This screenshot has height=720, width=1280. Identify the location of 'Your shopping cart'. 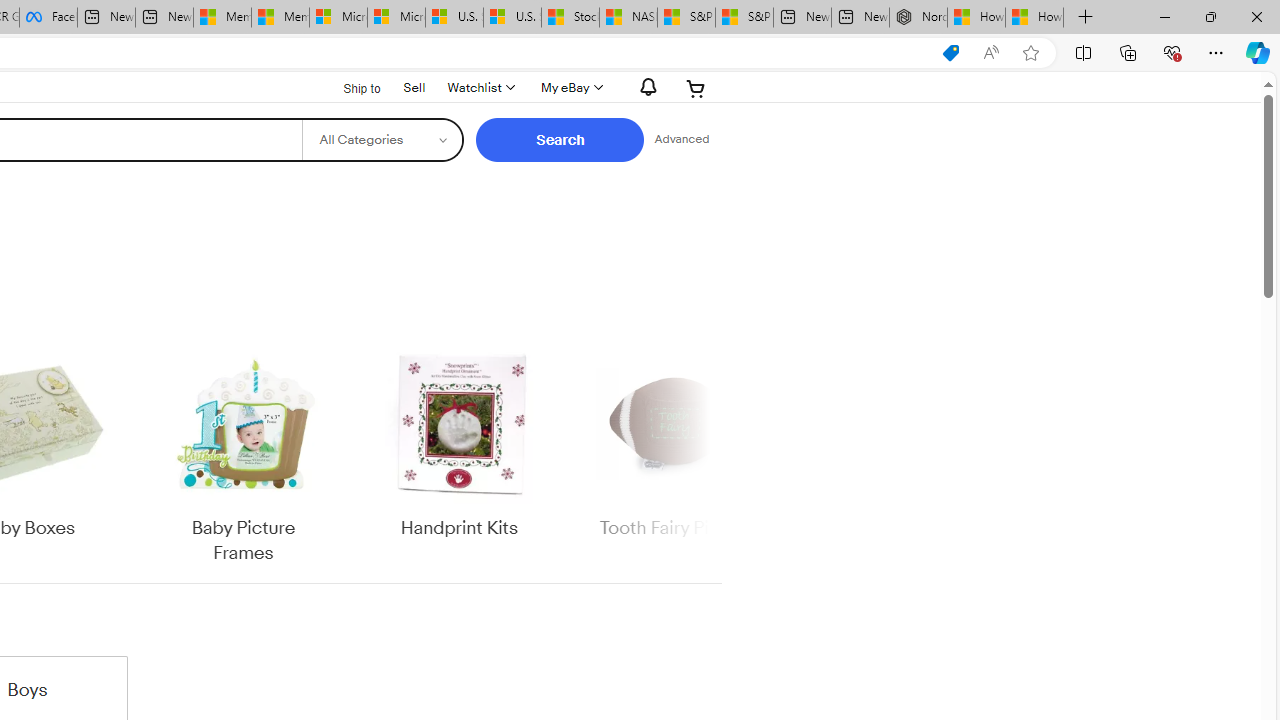
(696, 87).